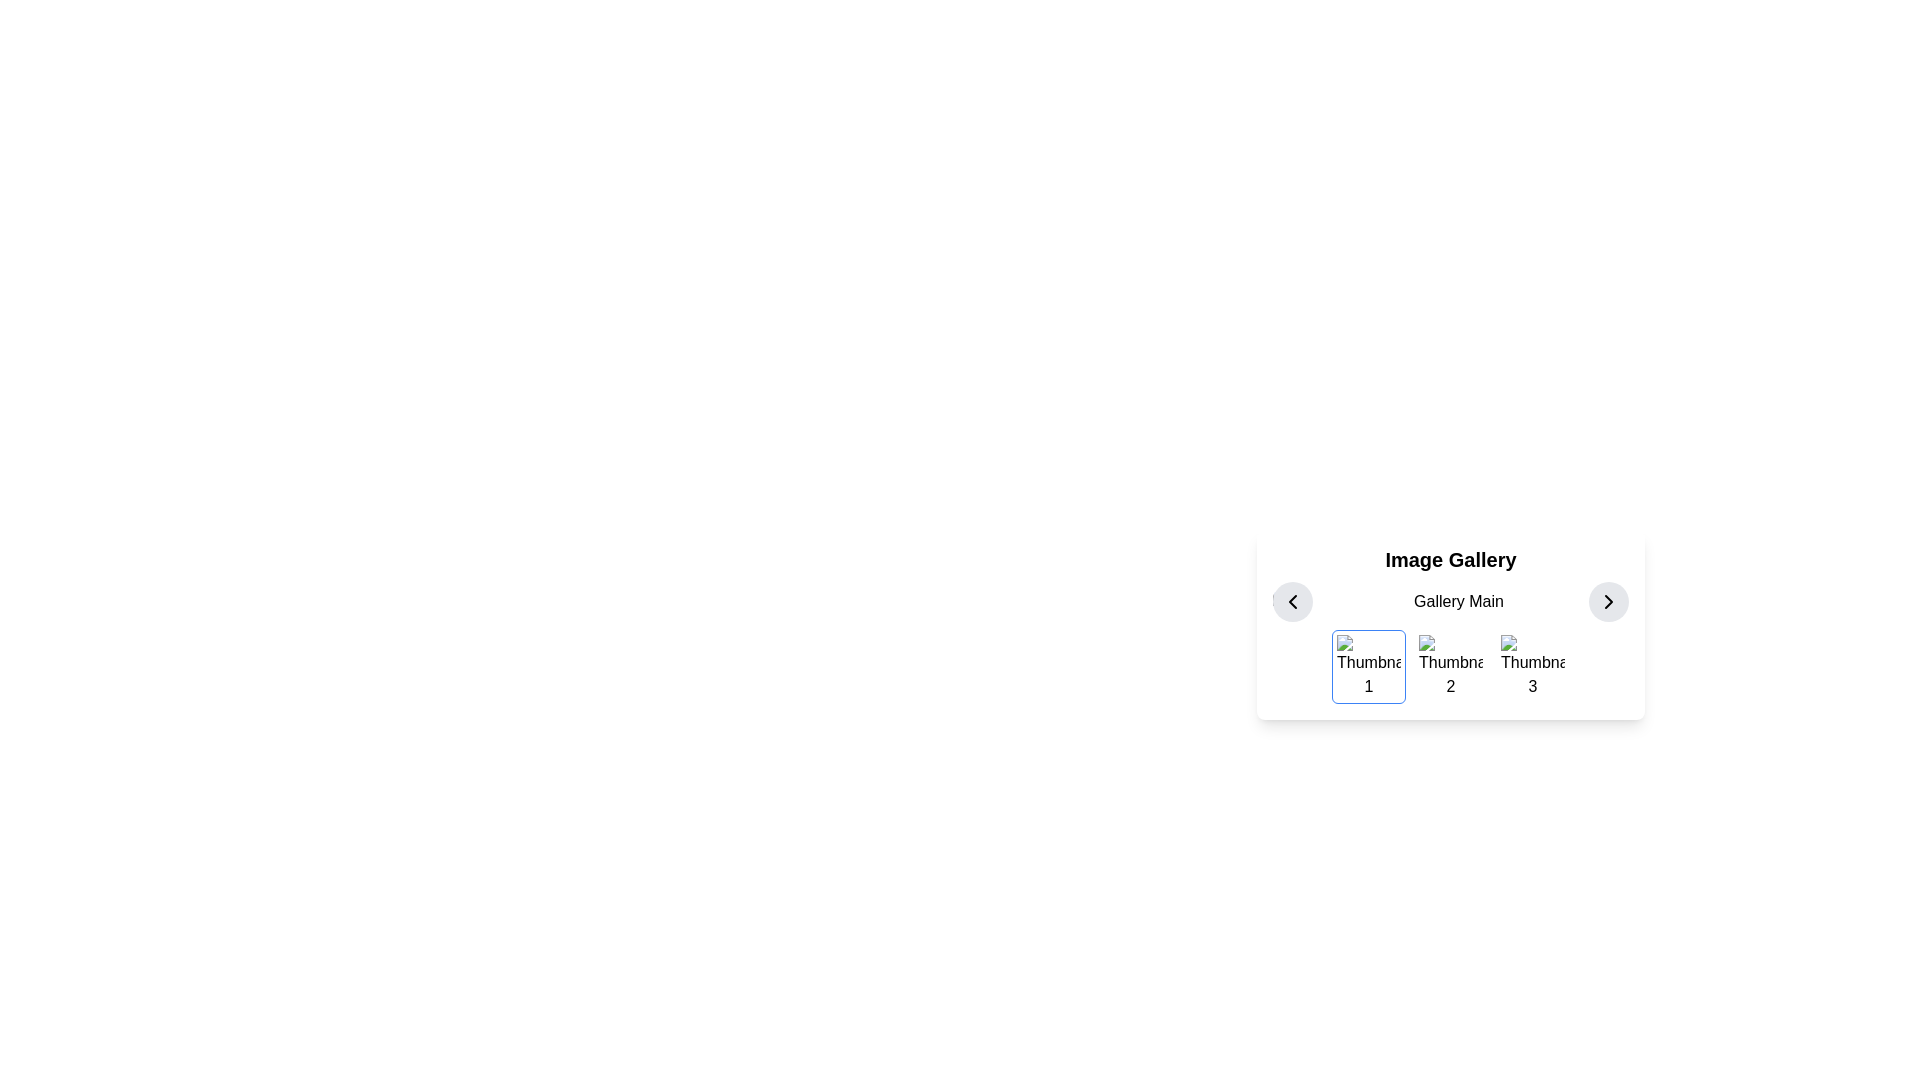 This screenshot has height=1080, width=1920. Describe the element at coordinates (1450, 667) in the screenshot. I see `the interactive image thumbnail representing 'Thumbnail 2'` at that location.